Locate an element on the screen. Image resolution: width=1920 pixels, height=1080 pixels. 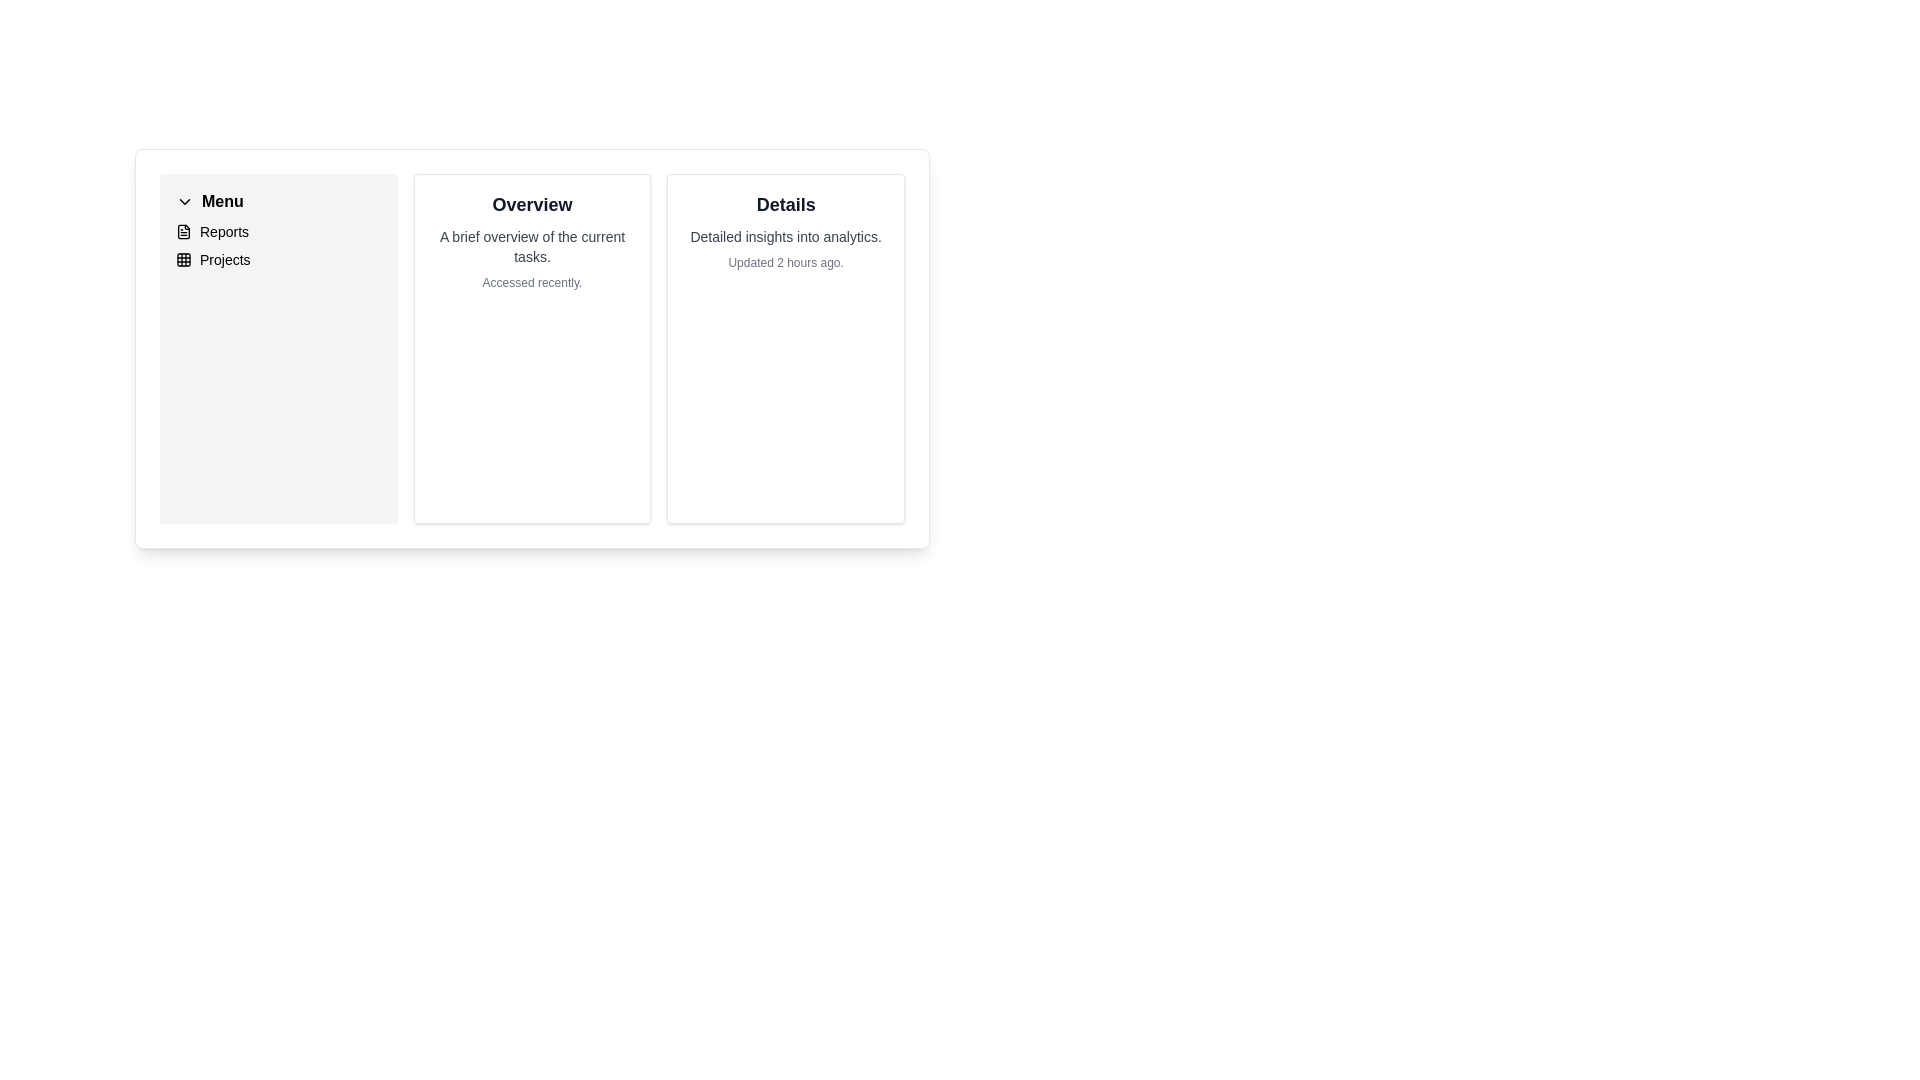
the icon representing a file is located at coordinates (183, 230).